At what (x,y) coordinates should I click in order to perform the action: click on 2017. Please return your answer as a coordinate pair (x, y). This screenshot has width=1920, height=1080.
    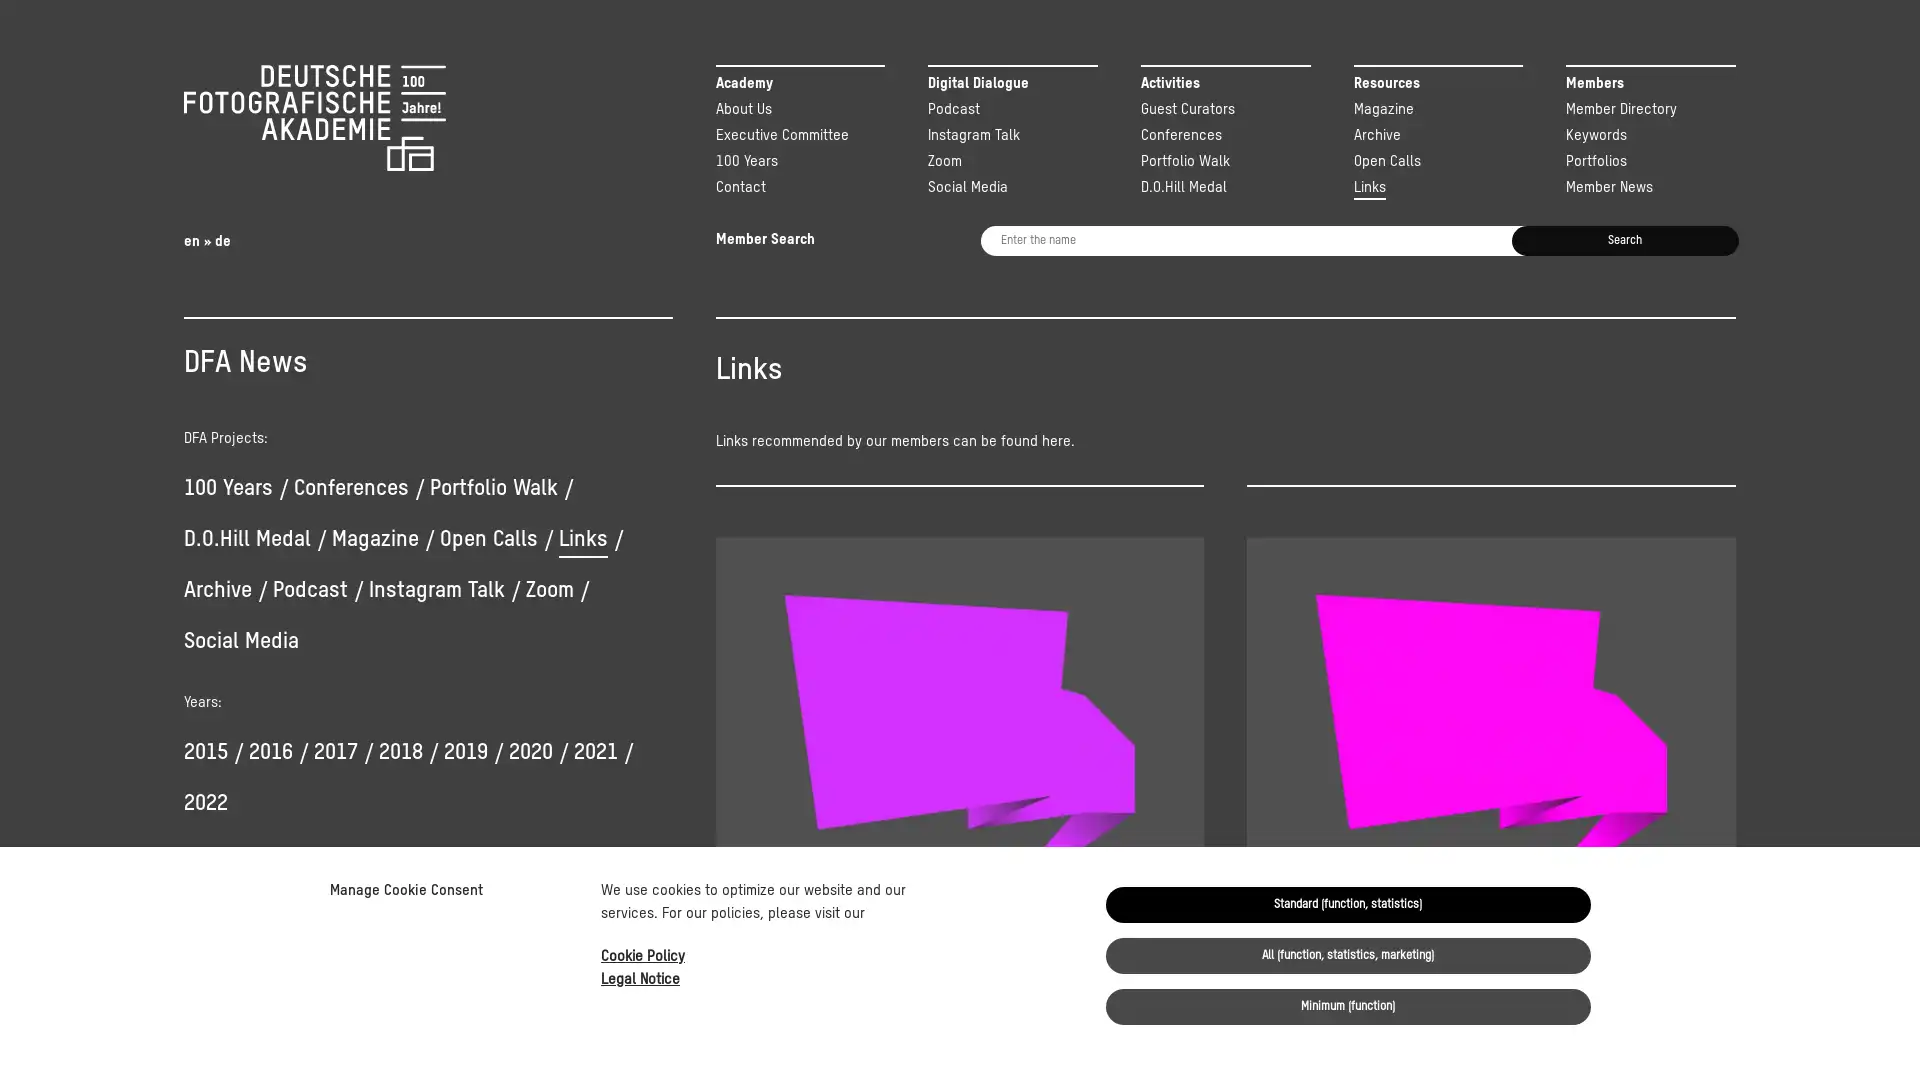
    Looking at the image, I should click on (336, 752).